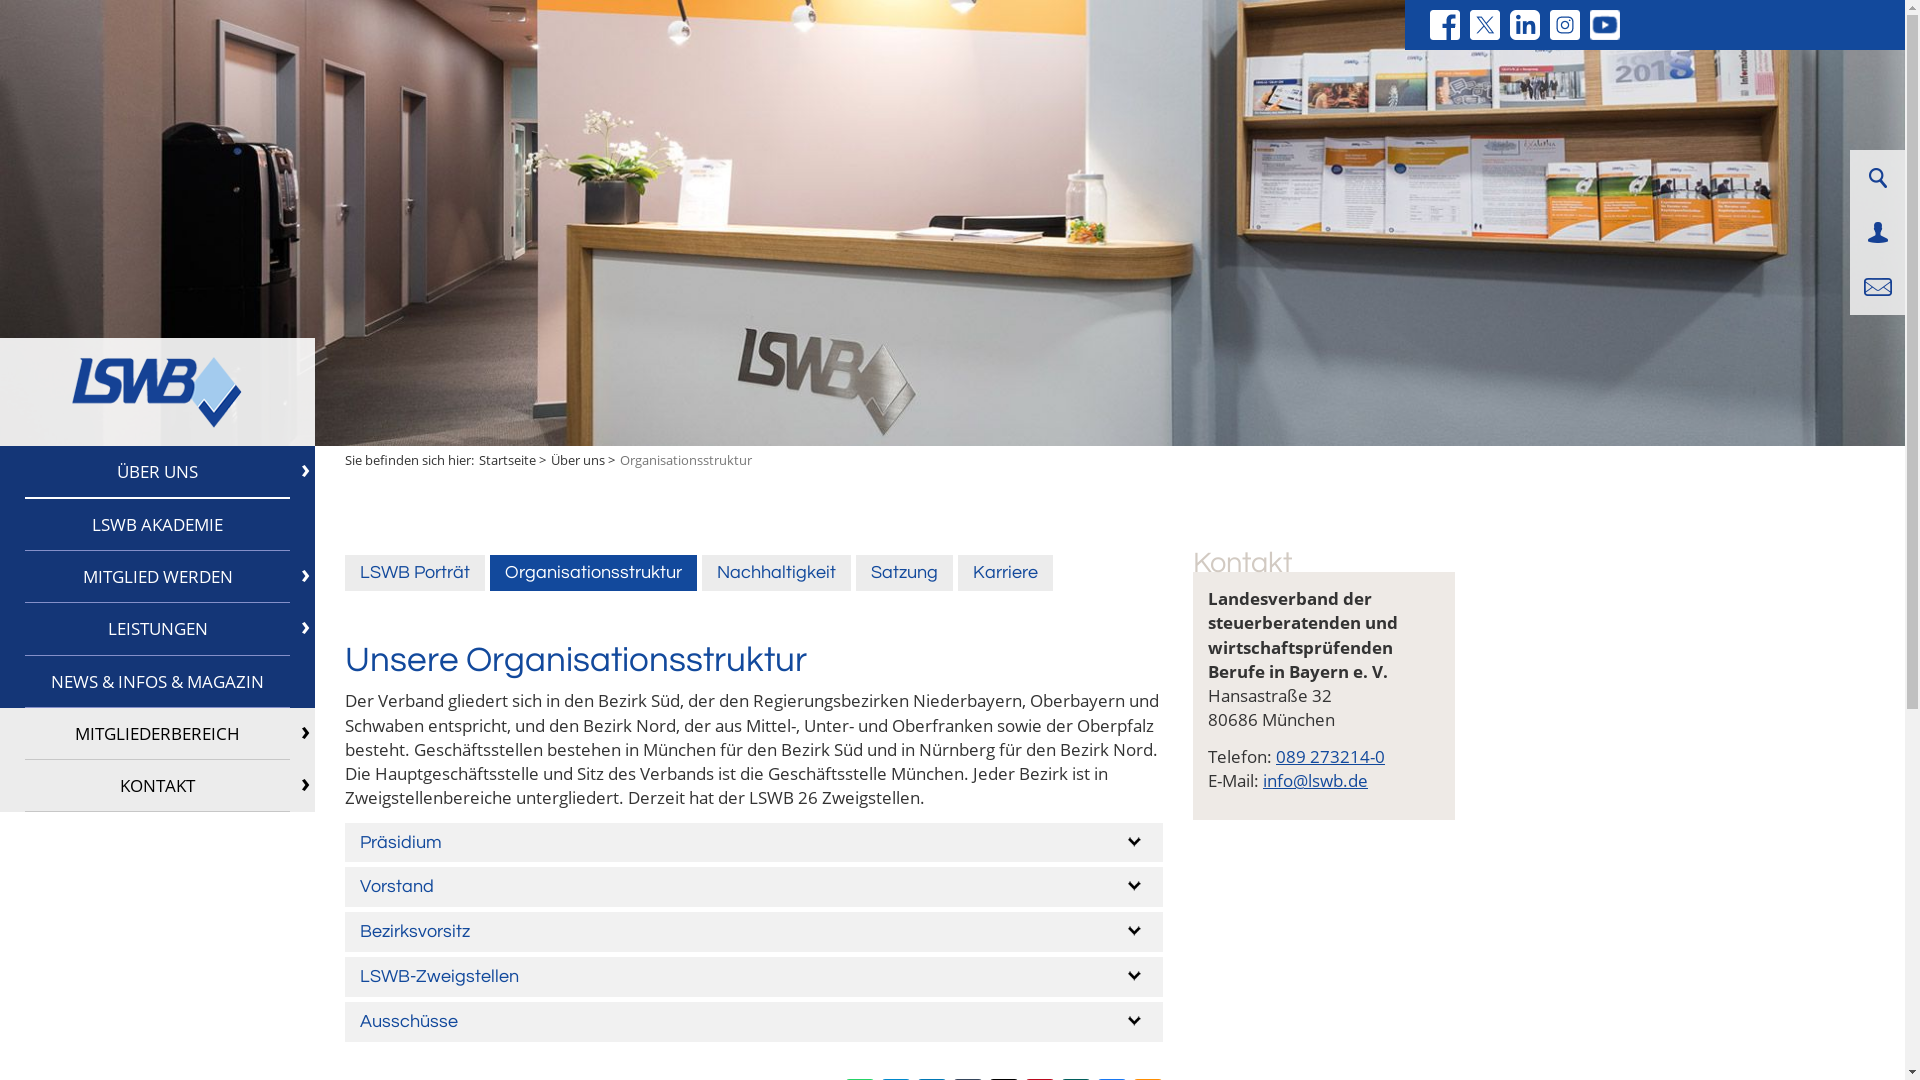  What do you see at coordinates (478, 459) in the screenshot?
I see `'Startseite'` at bounding box center [478, 459].